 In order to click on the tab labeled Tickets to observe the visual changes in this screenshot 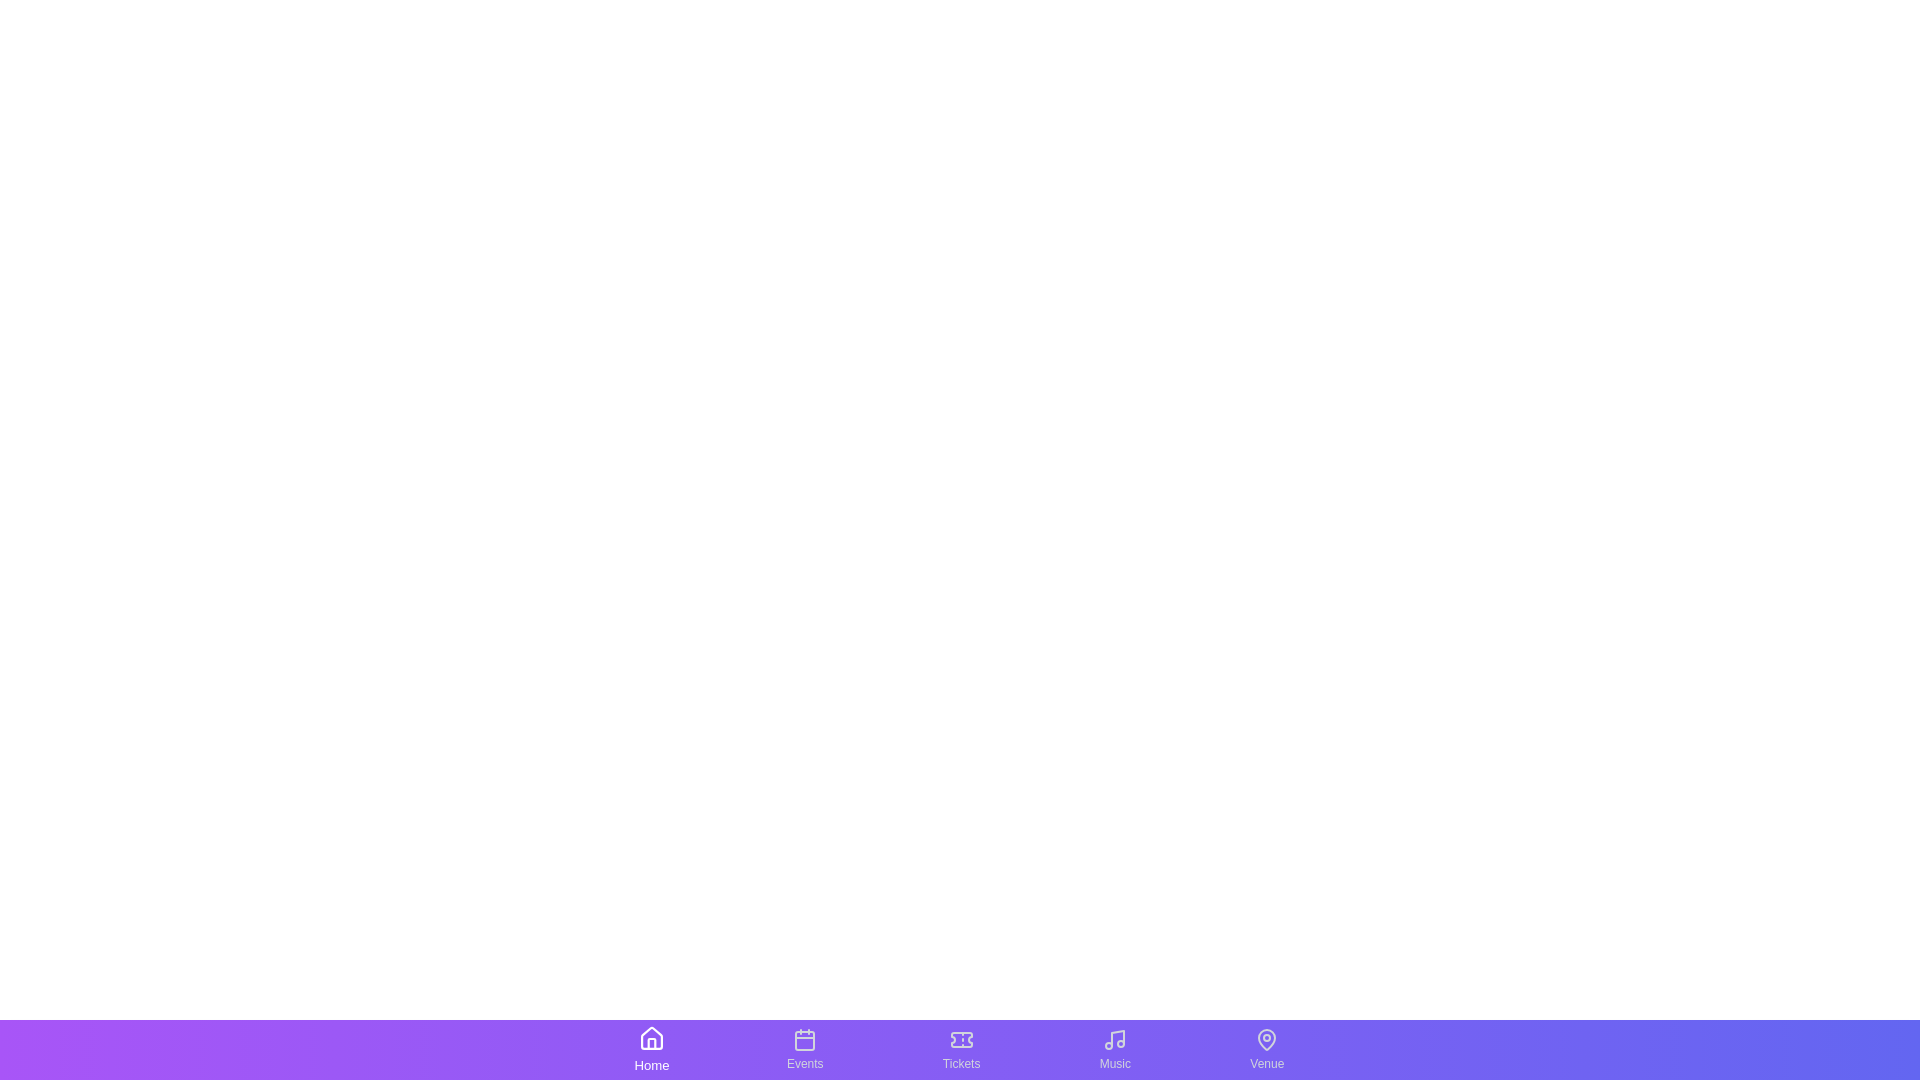, I will do `click(960, 1048)`.